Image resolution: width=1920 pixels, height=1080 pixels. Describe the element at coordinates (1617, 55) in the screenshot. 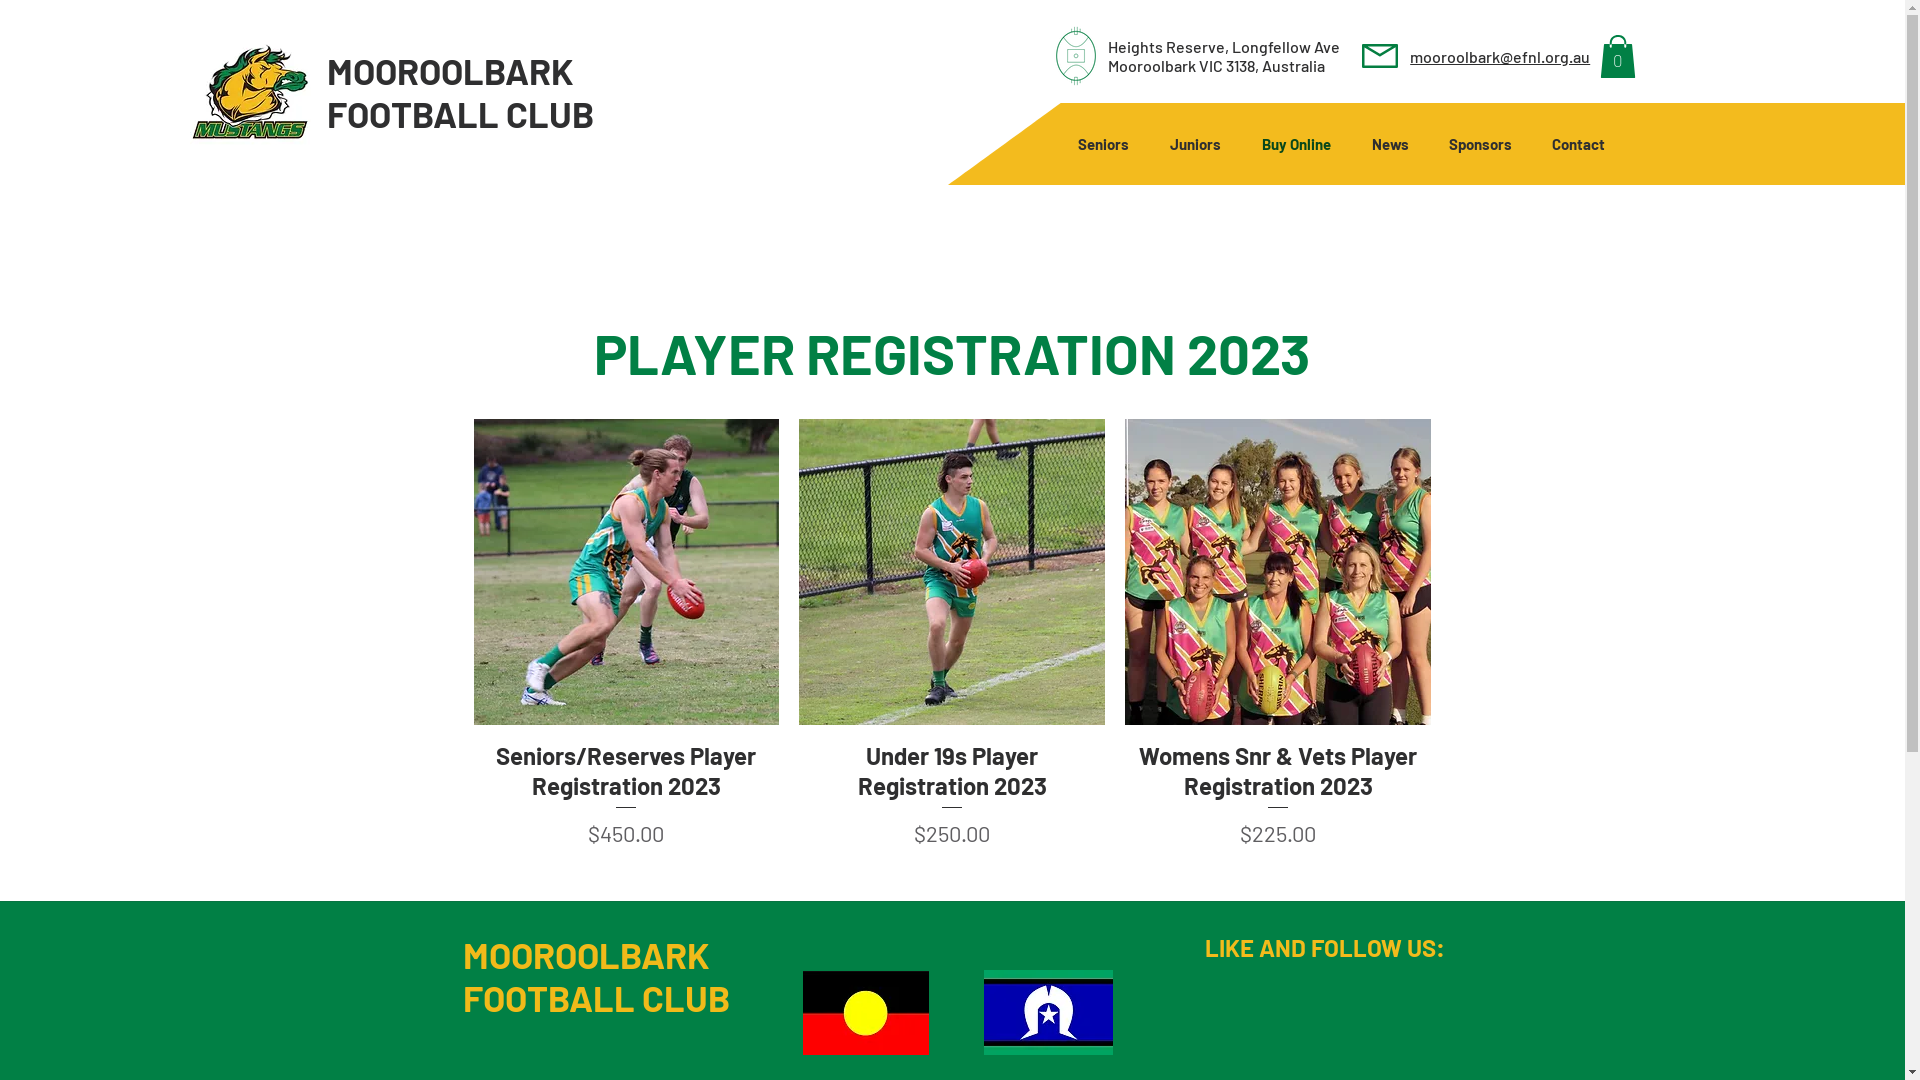

I see `'0'` at that location.